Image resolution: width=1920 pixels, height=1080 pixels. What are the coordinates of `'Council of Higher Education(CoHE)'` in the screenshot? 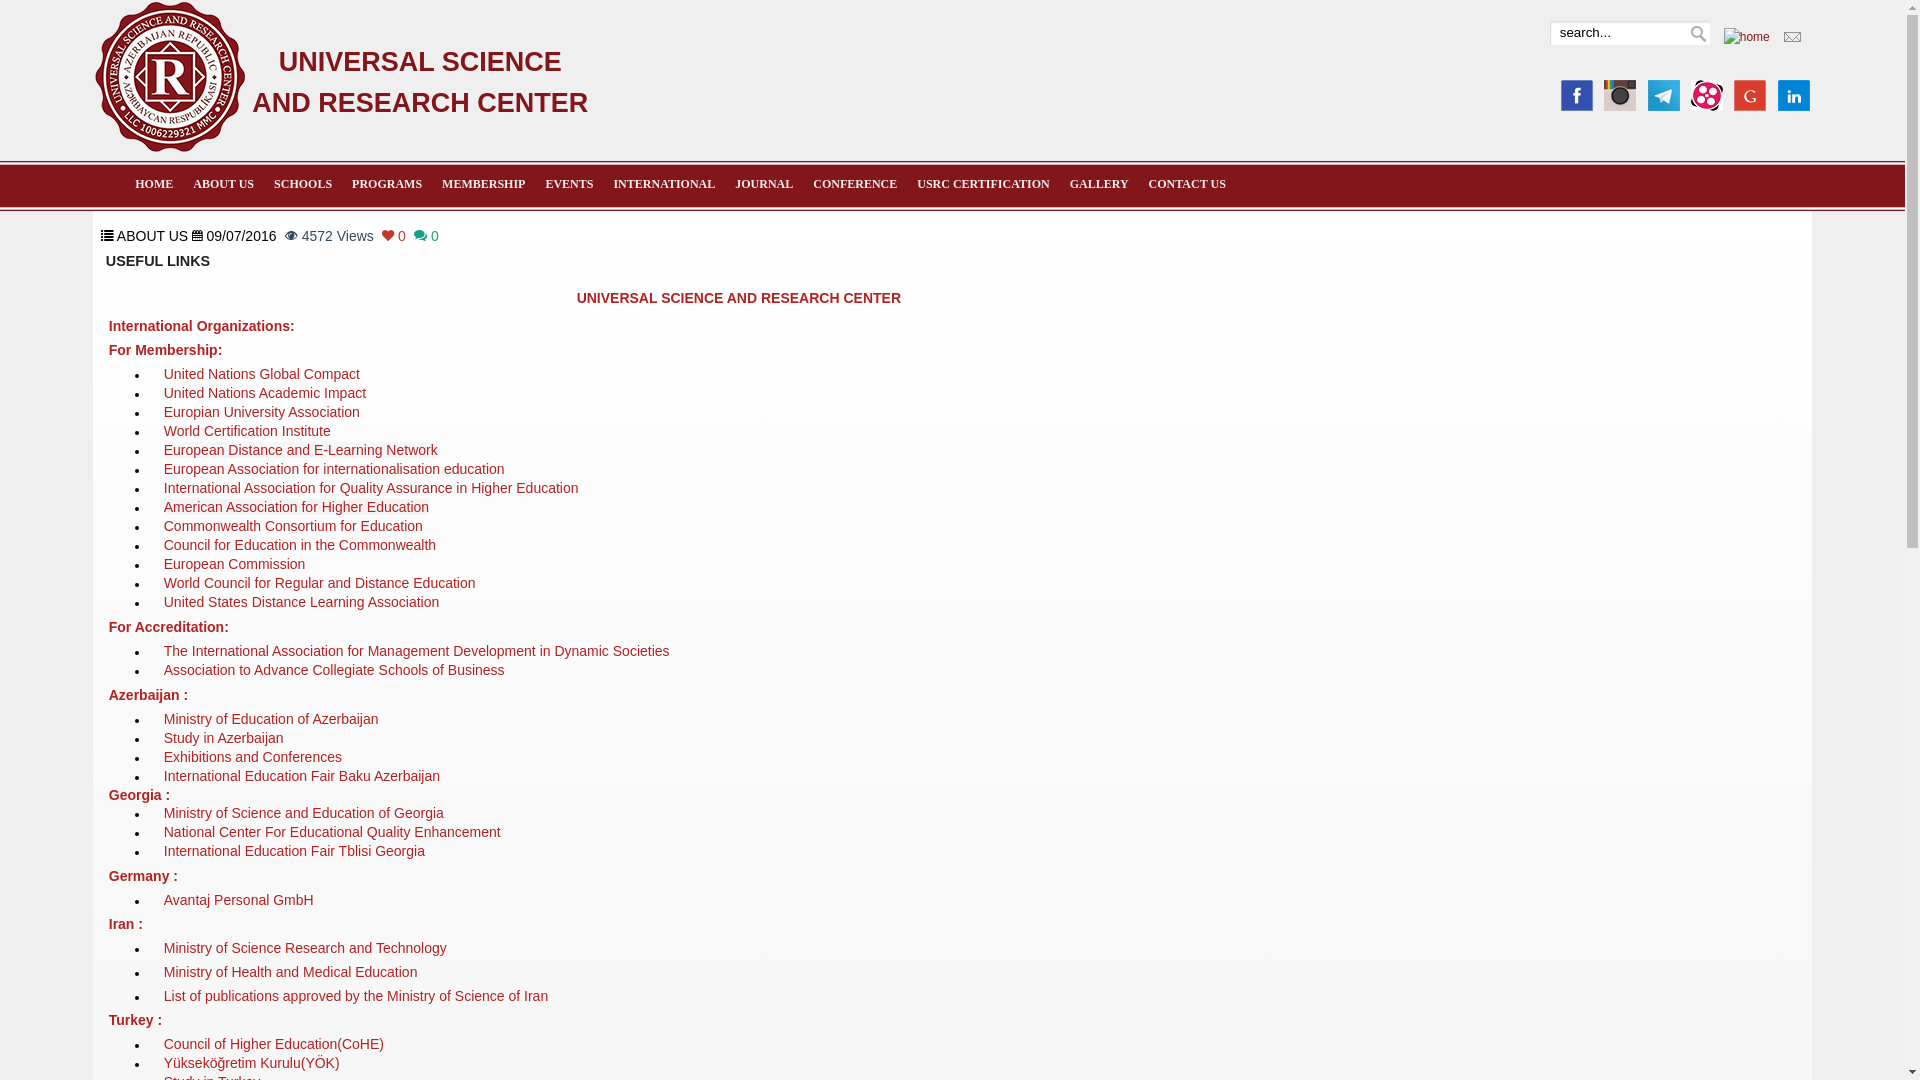 It's located at (272, 1043).